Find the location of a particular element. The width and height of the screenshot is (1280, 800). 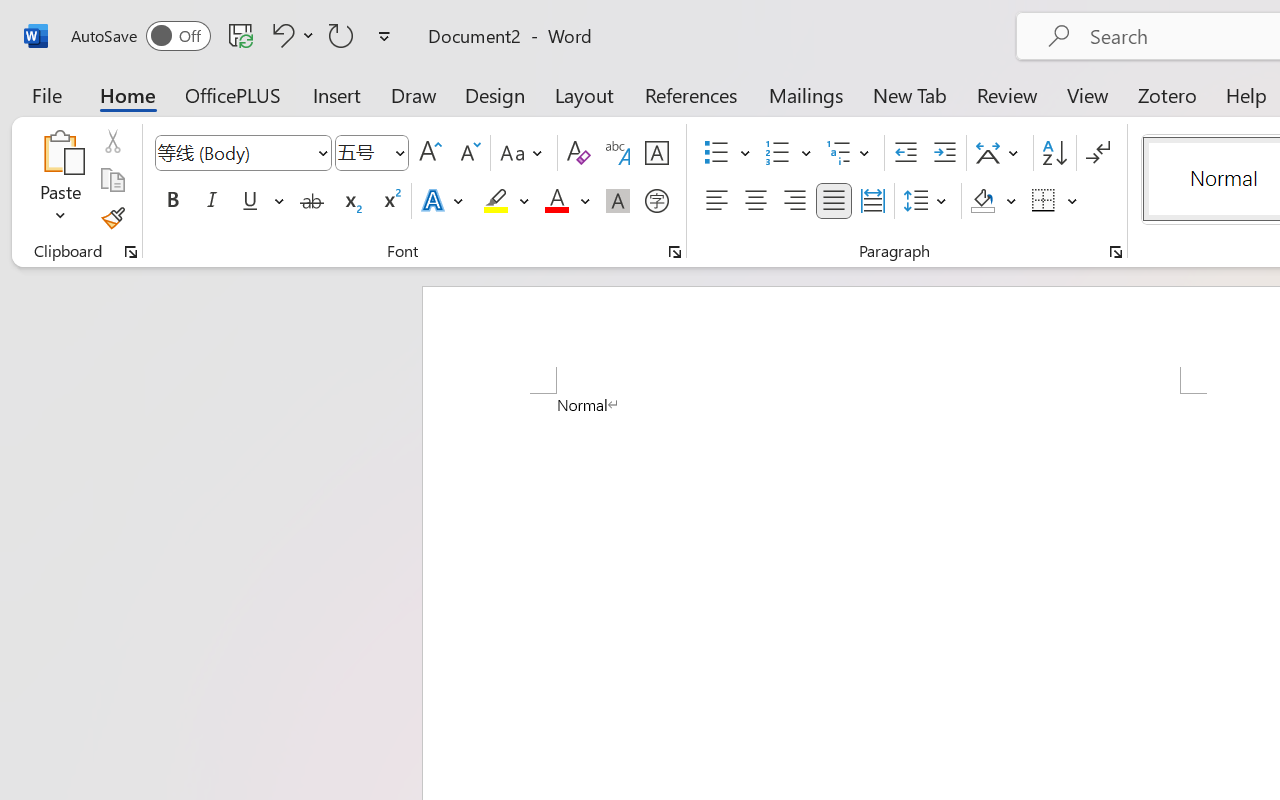

'Bold' is located at coordinates (172, 201).